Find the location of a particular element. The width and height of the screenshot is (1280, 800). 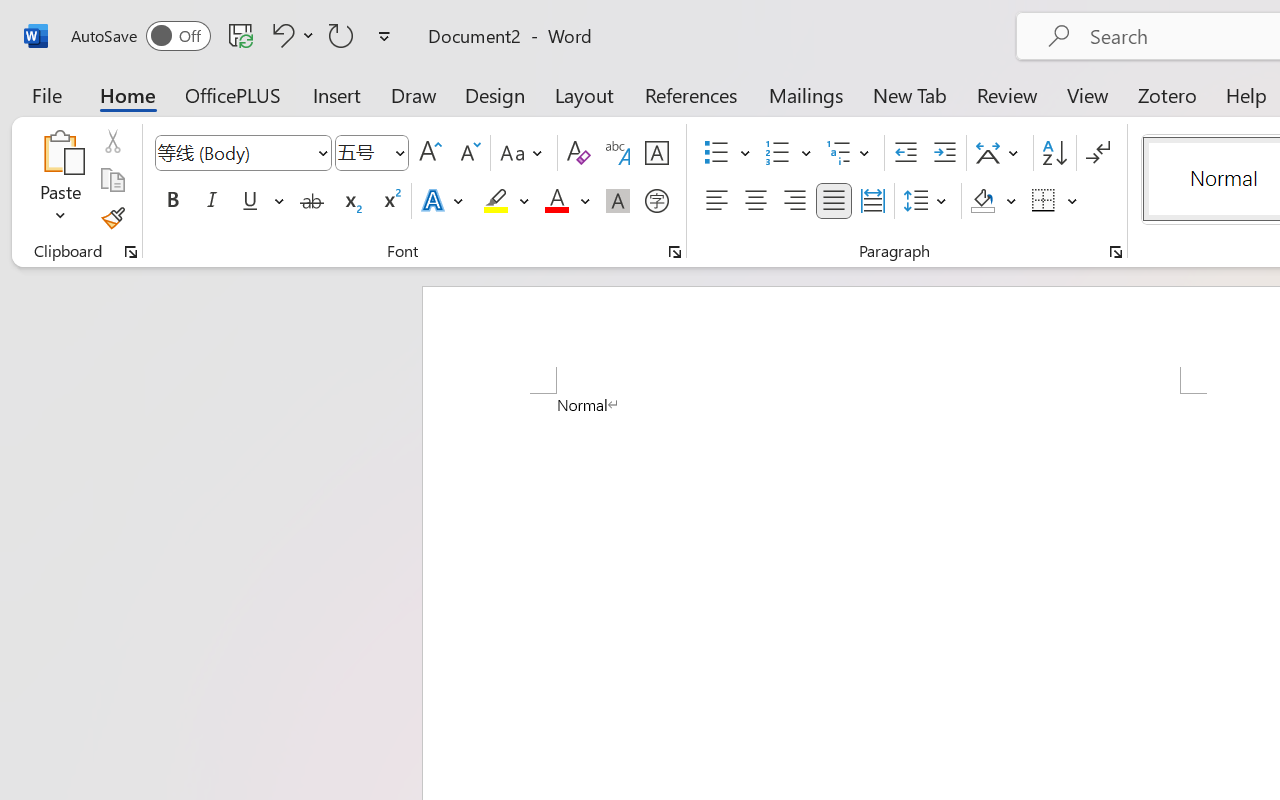

'Bold' is located at coordinates (172, 201).